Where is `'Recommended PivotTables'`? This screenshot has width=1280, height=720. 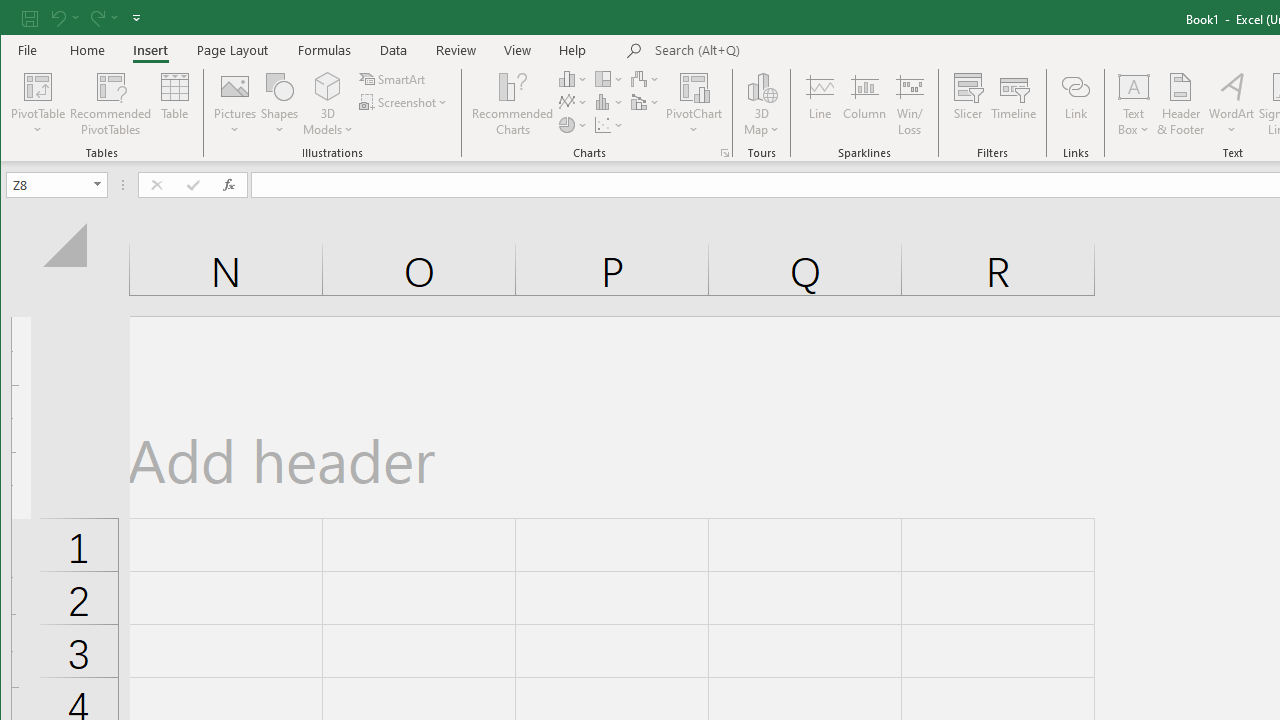 'Recommended PivotTables' is located at coordinates (109, 104).